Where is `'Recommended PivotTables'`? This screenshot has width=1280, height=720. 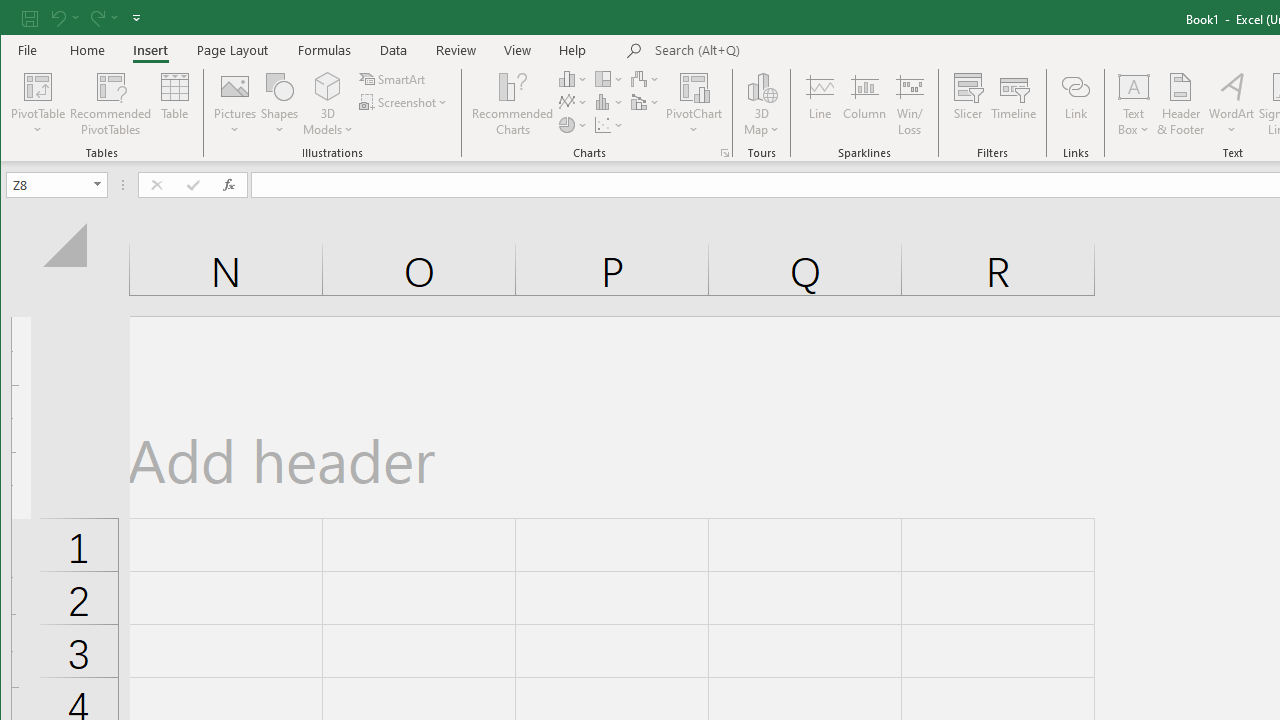 'Recommended PivotTables' is located at coordinates (109, 104).